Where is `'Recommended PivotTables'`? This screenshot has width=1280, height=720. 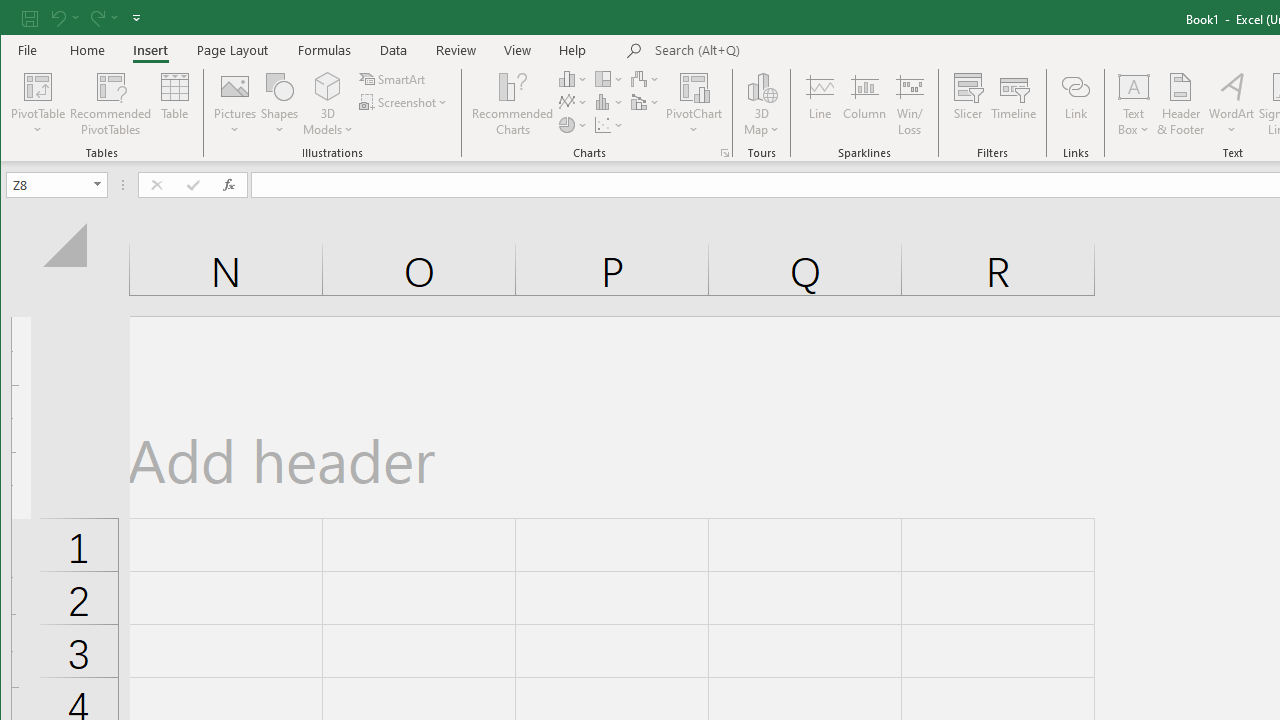 'Recommended PivotTables' is located at coordinates (109, 104).